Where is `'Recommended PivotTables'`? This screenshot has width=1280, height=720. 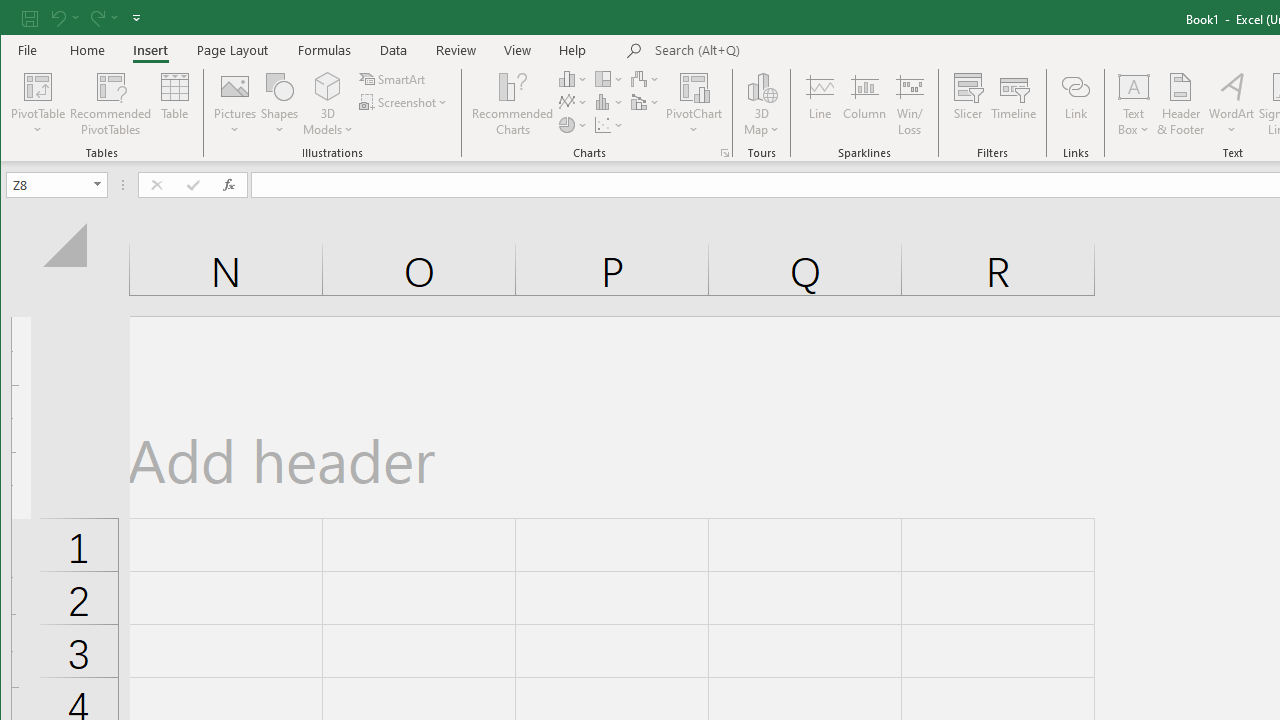 'Recommended PivotTables' is located at coordinates (109, 104).